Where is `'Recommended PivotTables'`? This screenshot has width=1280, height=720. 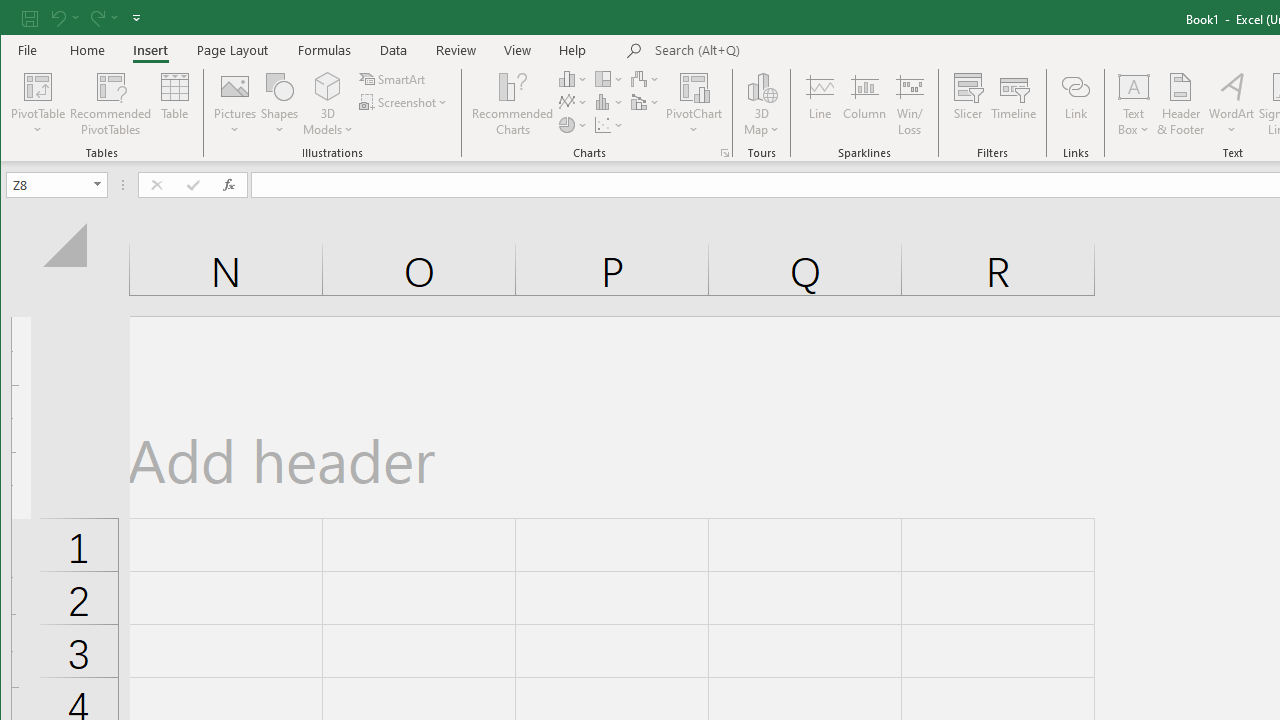 'Recommended PivotTables' is located at coordinates (109, 104).